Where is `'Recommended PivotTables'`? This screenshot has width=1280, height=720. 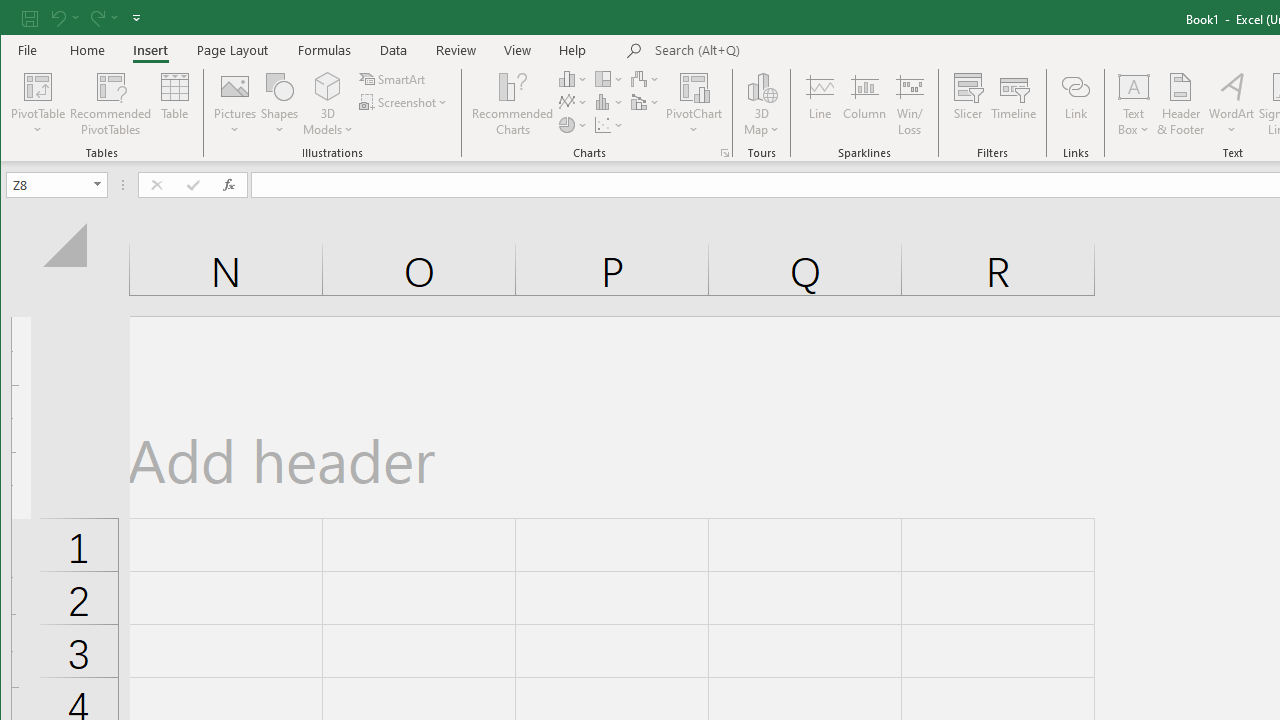 'Recommended PivotTables' is located at coordinates (109, 104).